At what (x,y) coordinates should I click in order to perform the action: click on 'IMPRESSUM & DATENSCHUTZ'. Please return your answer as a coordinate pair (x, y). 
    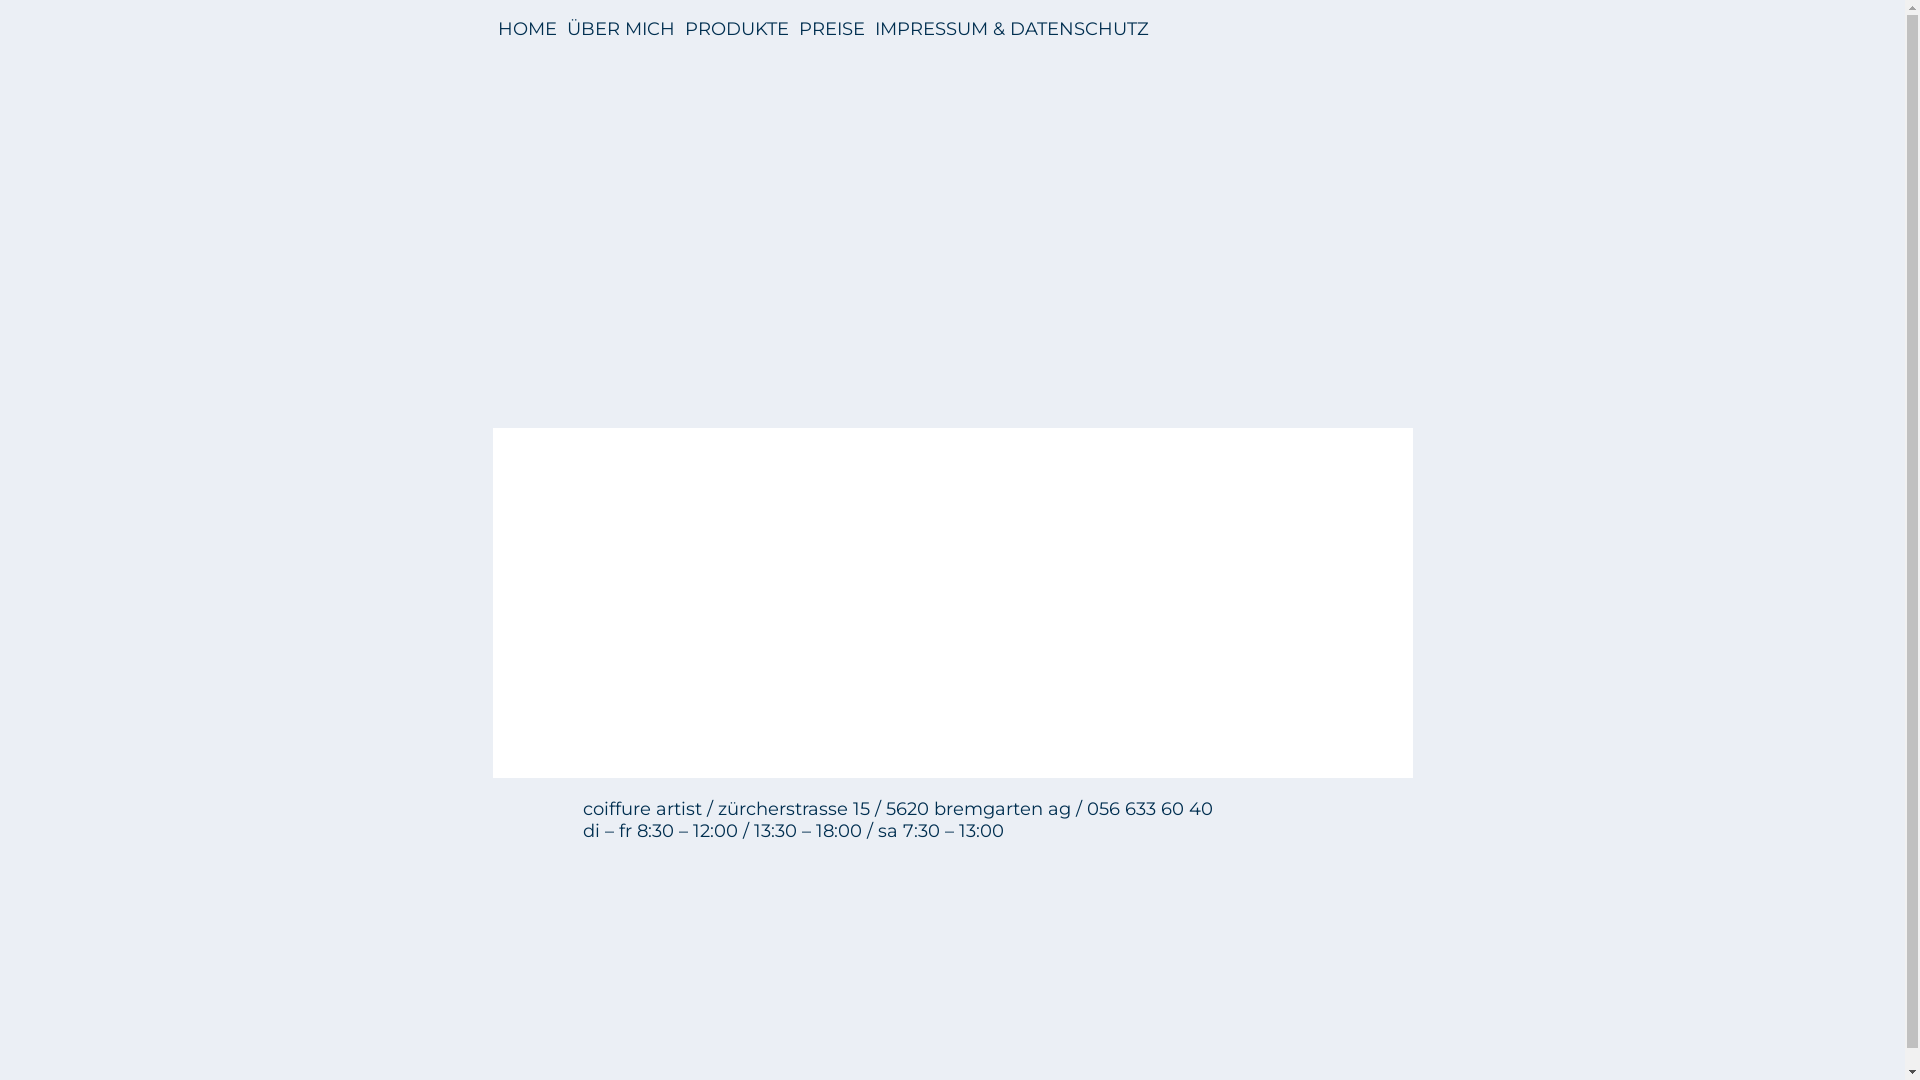
    Looking at the image, I should click on (1011, 29).